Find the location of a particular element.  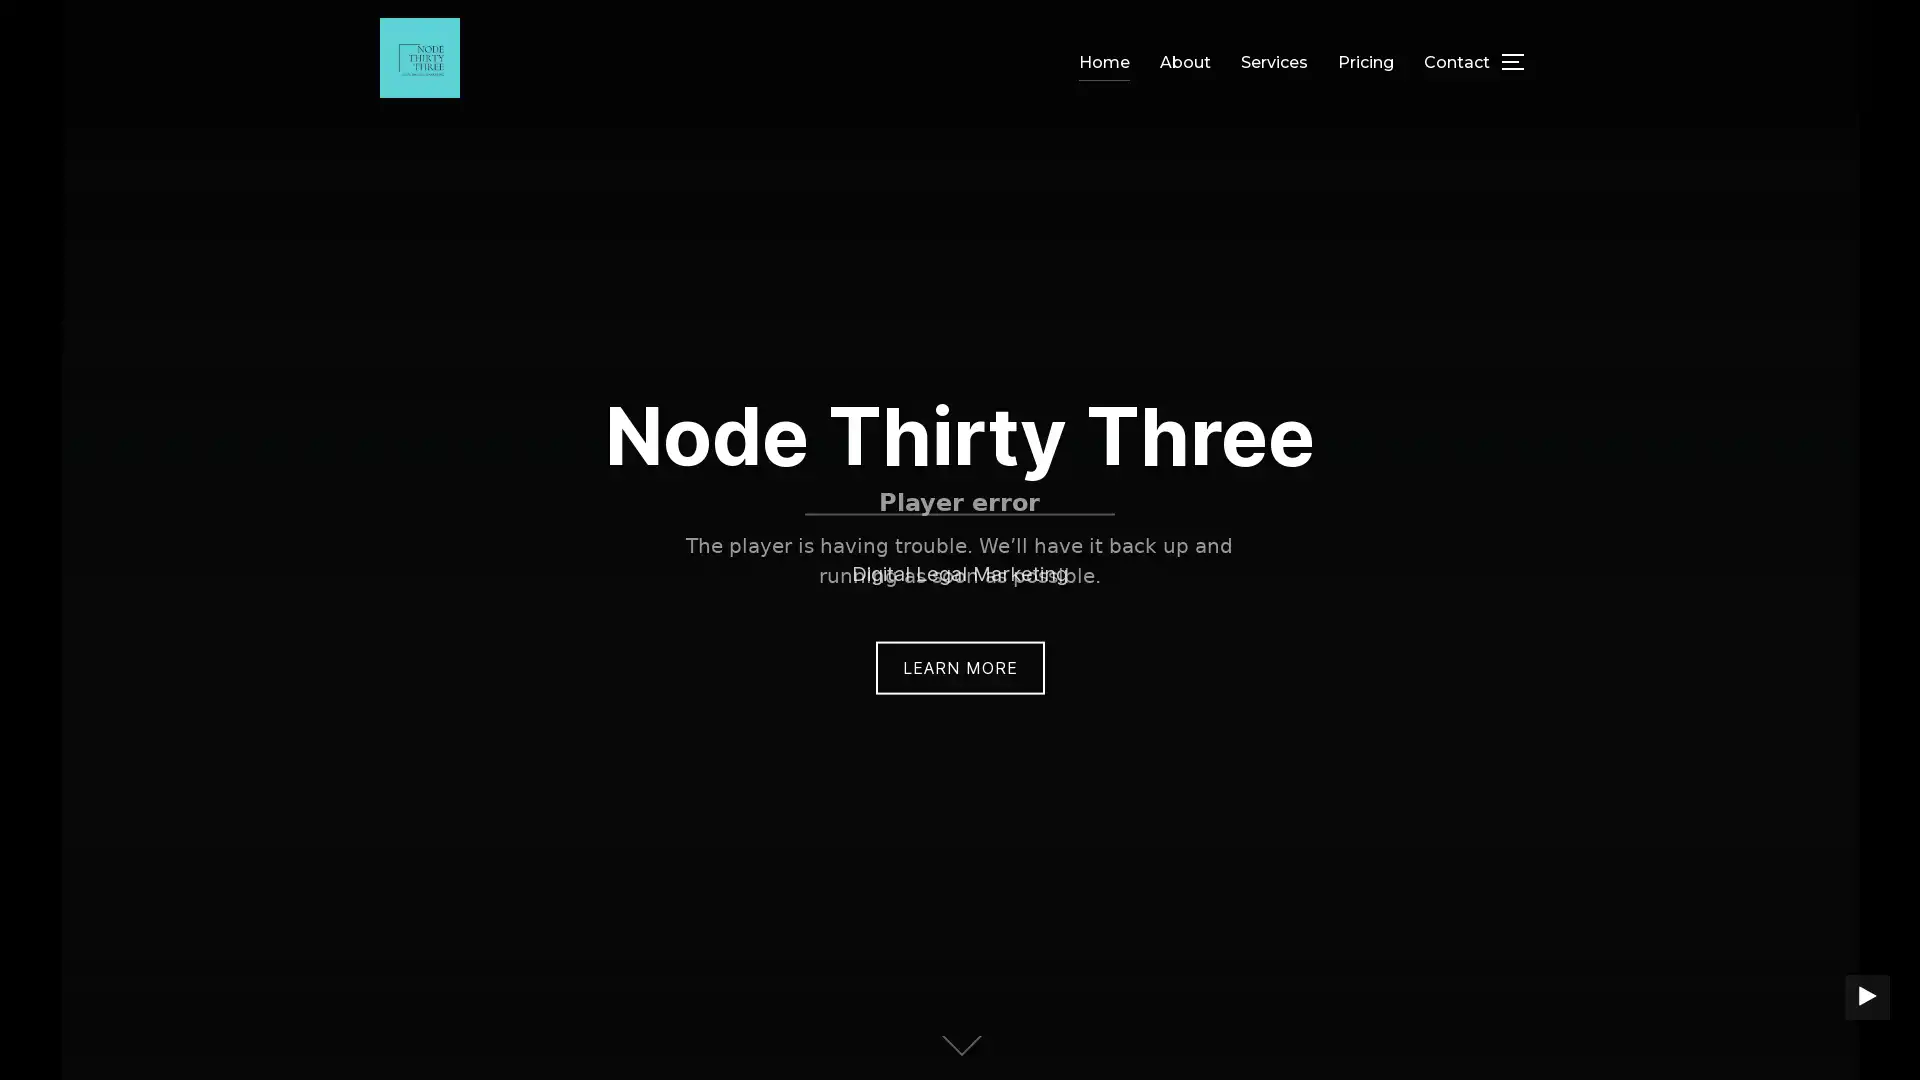

TOGGLE SIDEBAR & NAVIGATION is located at coordinates (1520, 60).